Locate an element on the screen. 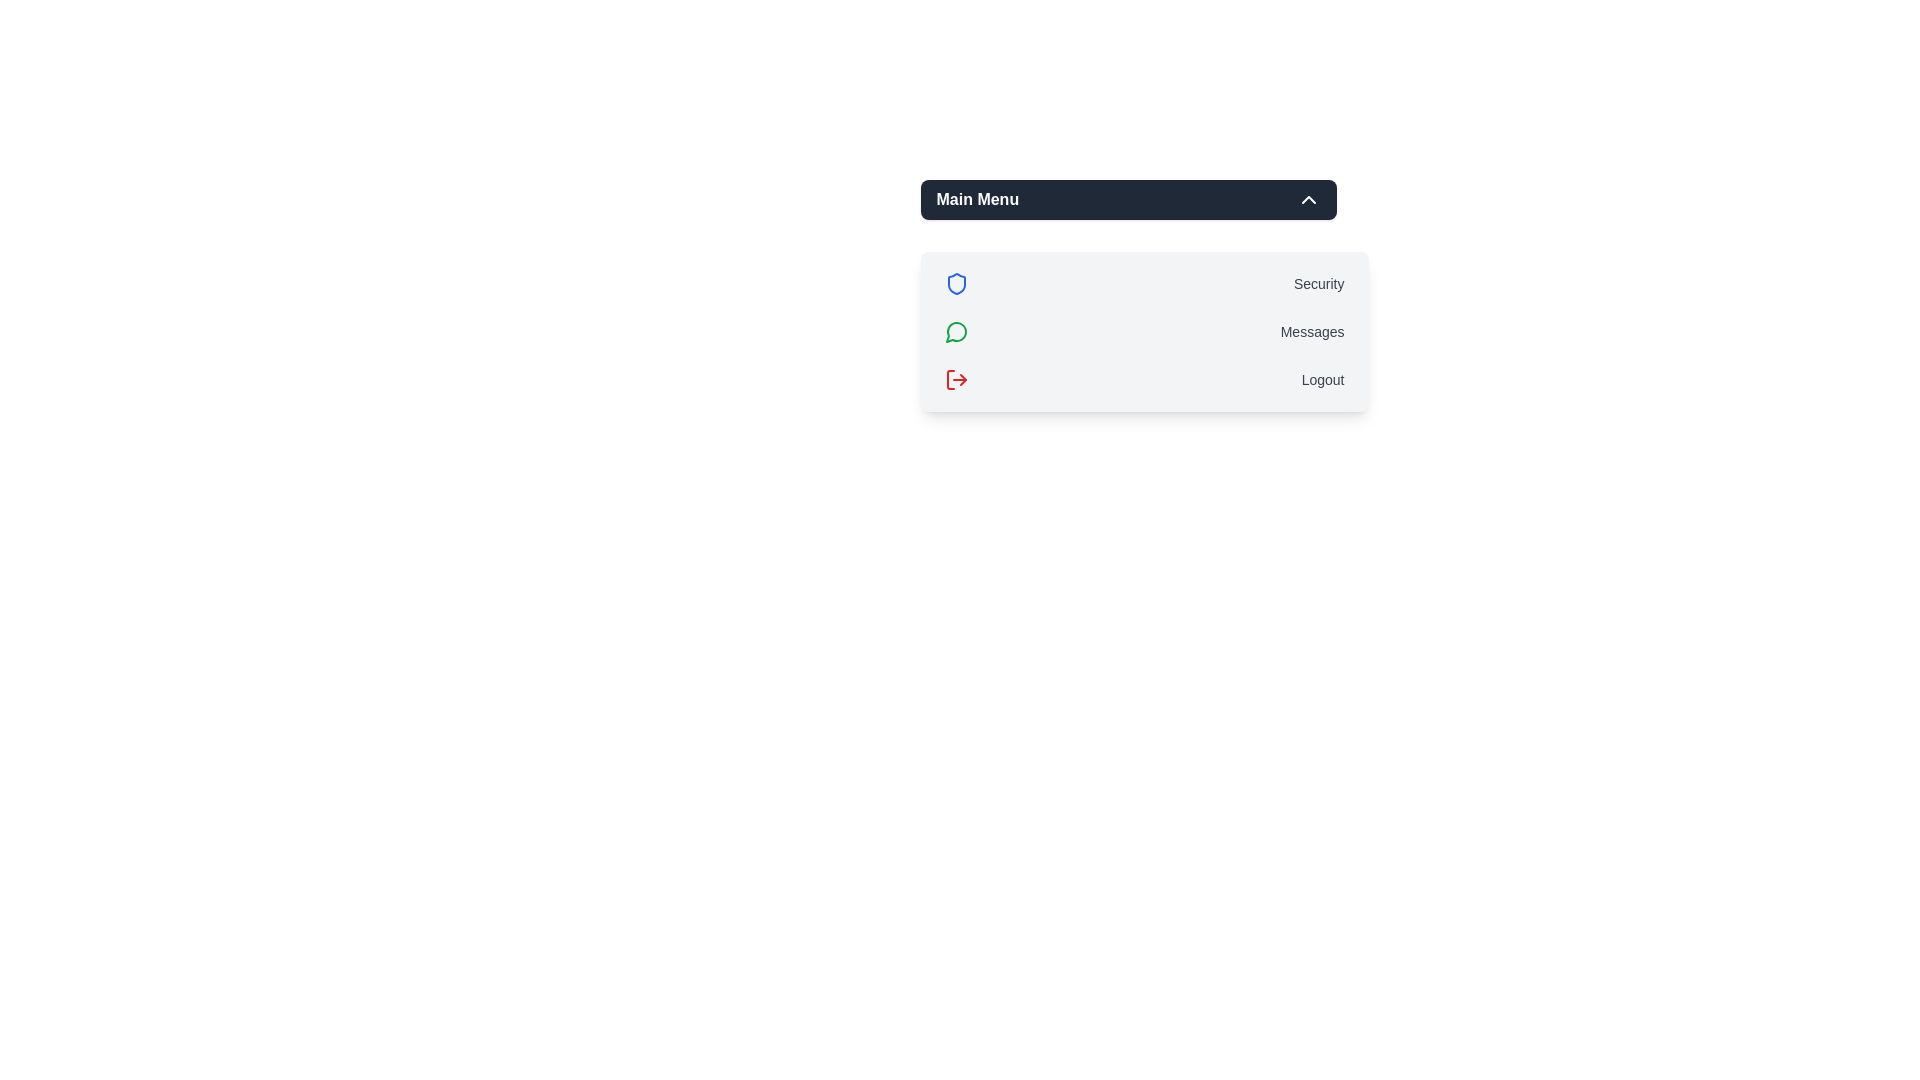 This screenshot has height=1080, width=1920. the dropdown toggle bar located at the top center of the menu panel is located at coordinates (1128, 200).